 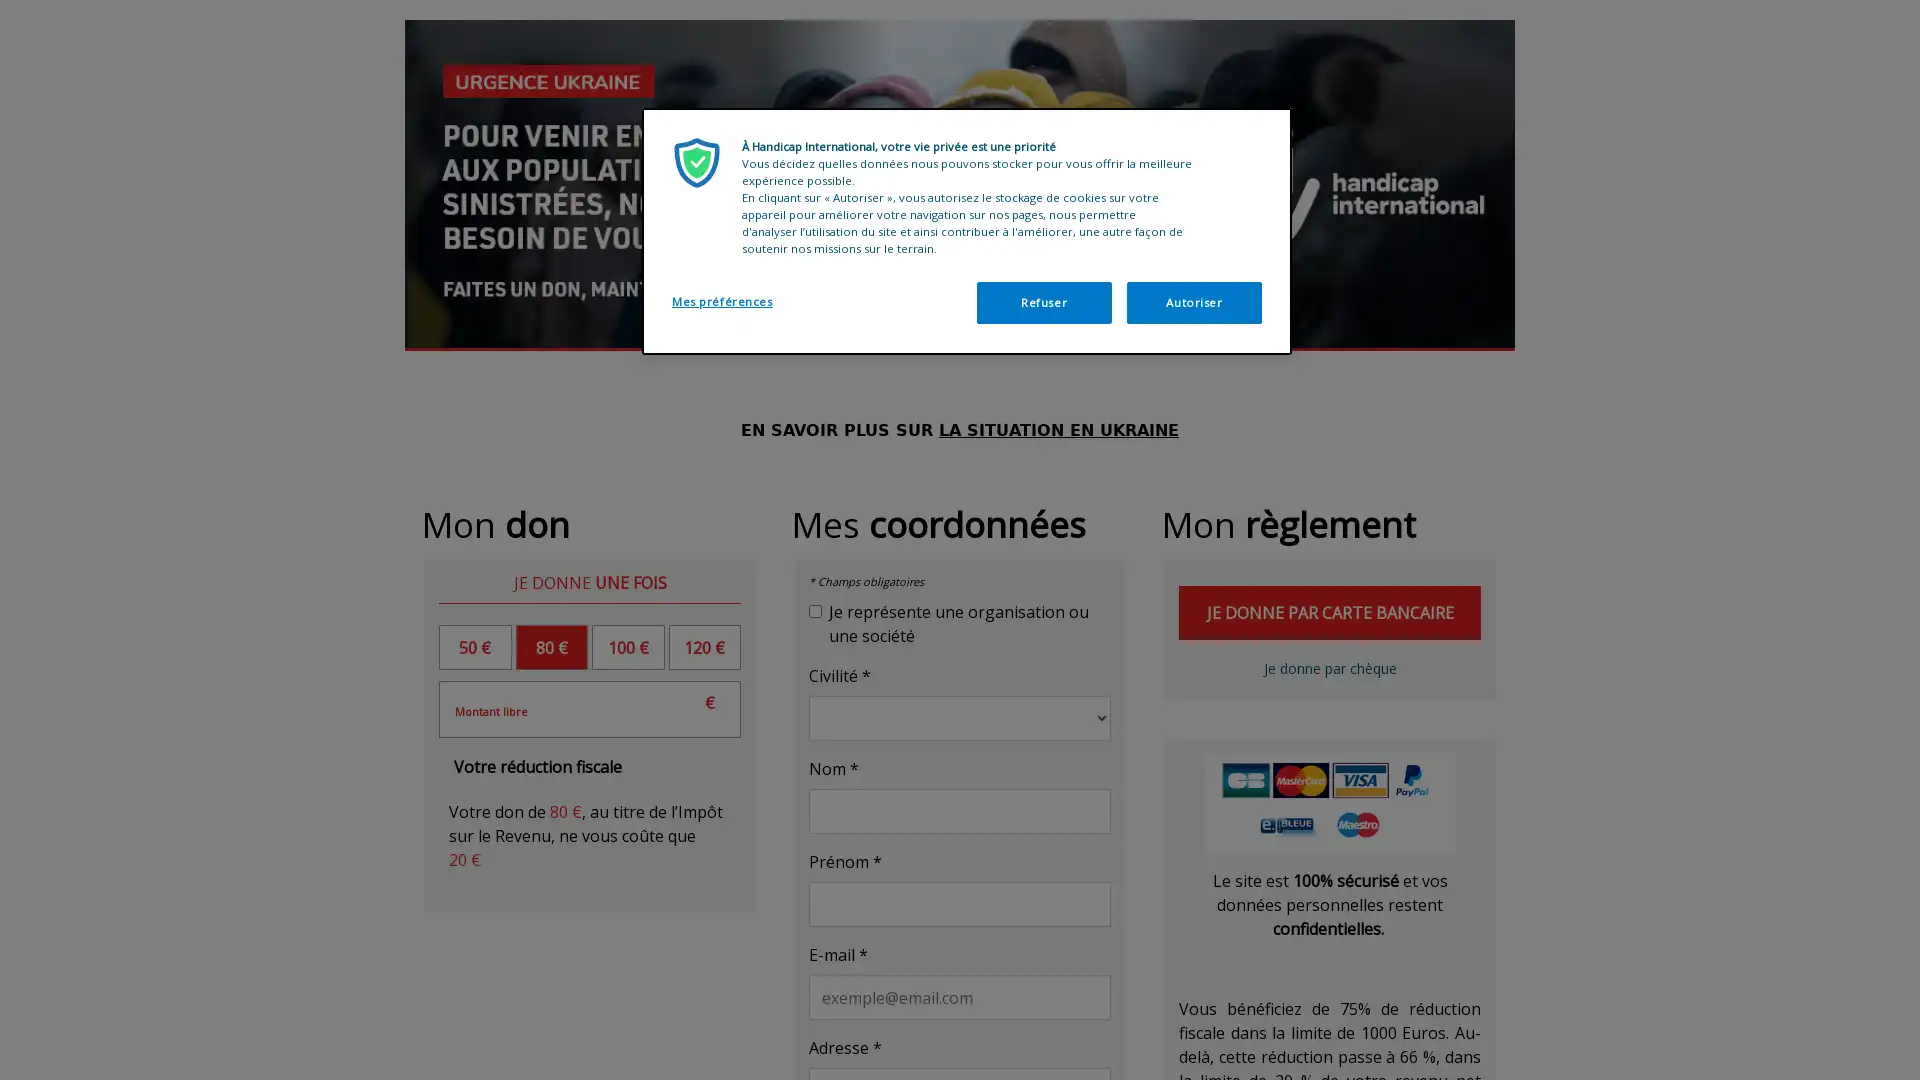 I want to click on Affiche le contenu de defiscalisation pour, so click(x=537, y=766).